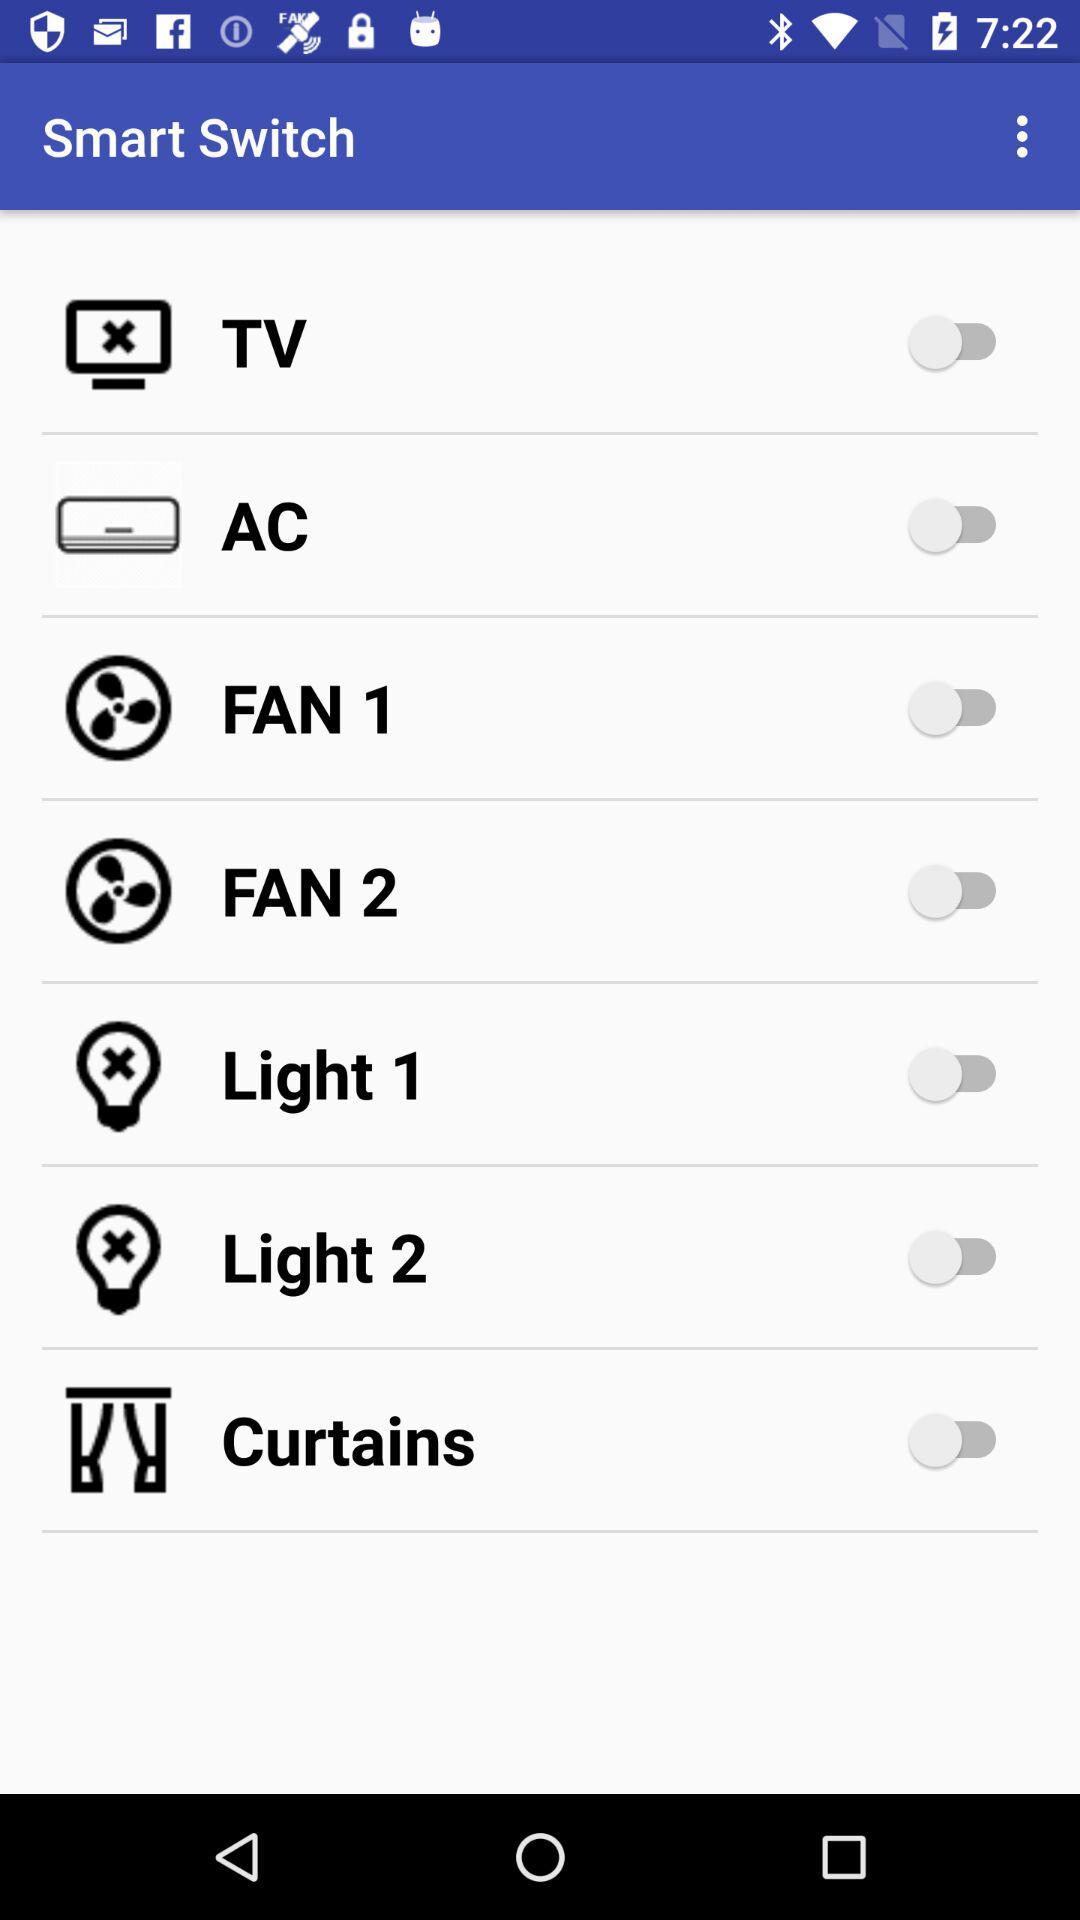 The height and width of the screenshot is (1920, 1080). I want to click on the icon below the light 1 icon, so click(560, 1256).